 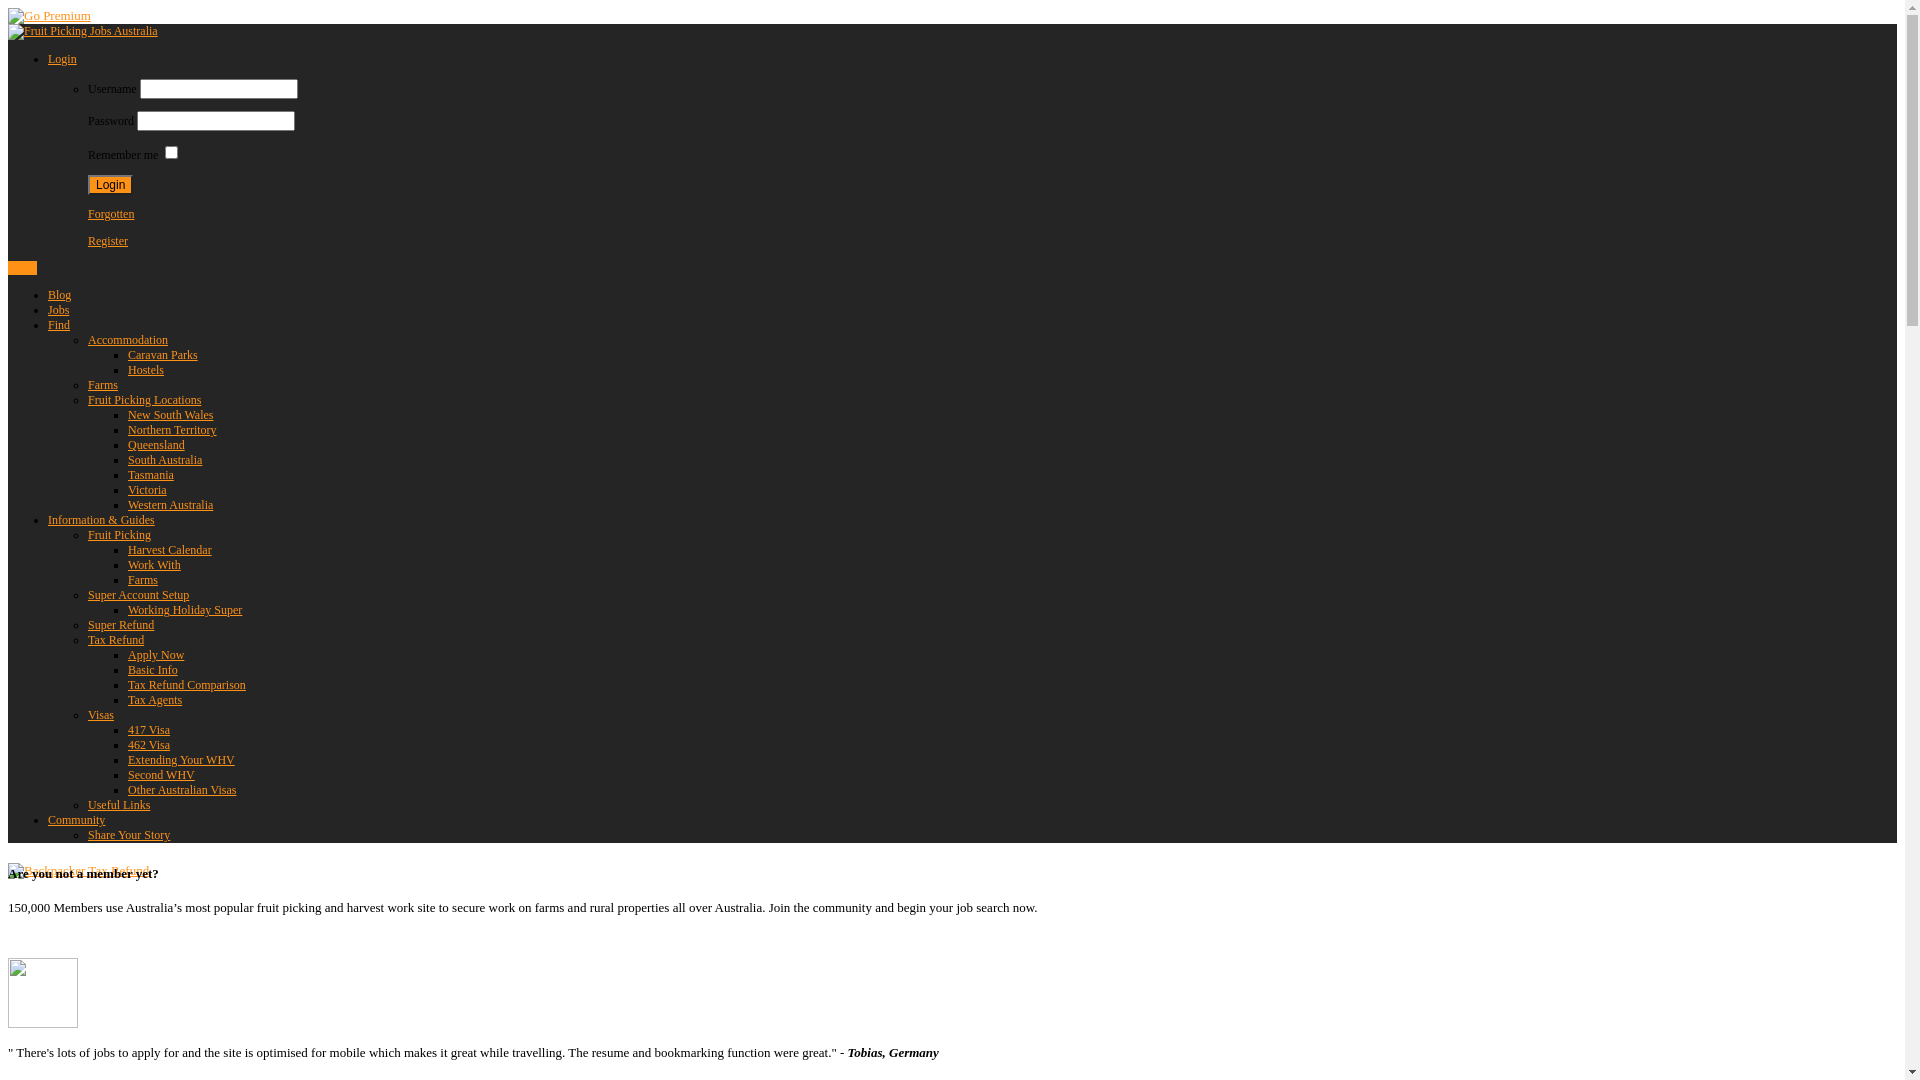 I want to click on 'Super Account Setup', so click(x=137, y=593).